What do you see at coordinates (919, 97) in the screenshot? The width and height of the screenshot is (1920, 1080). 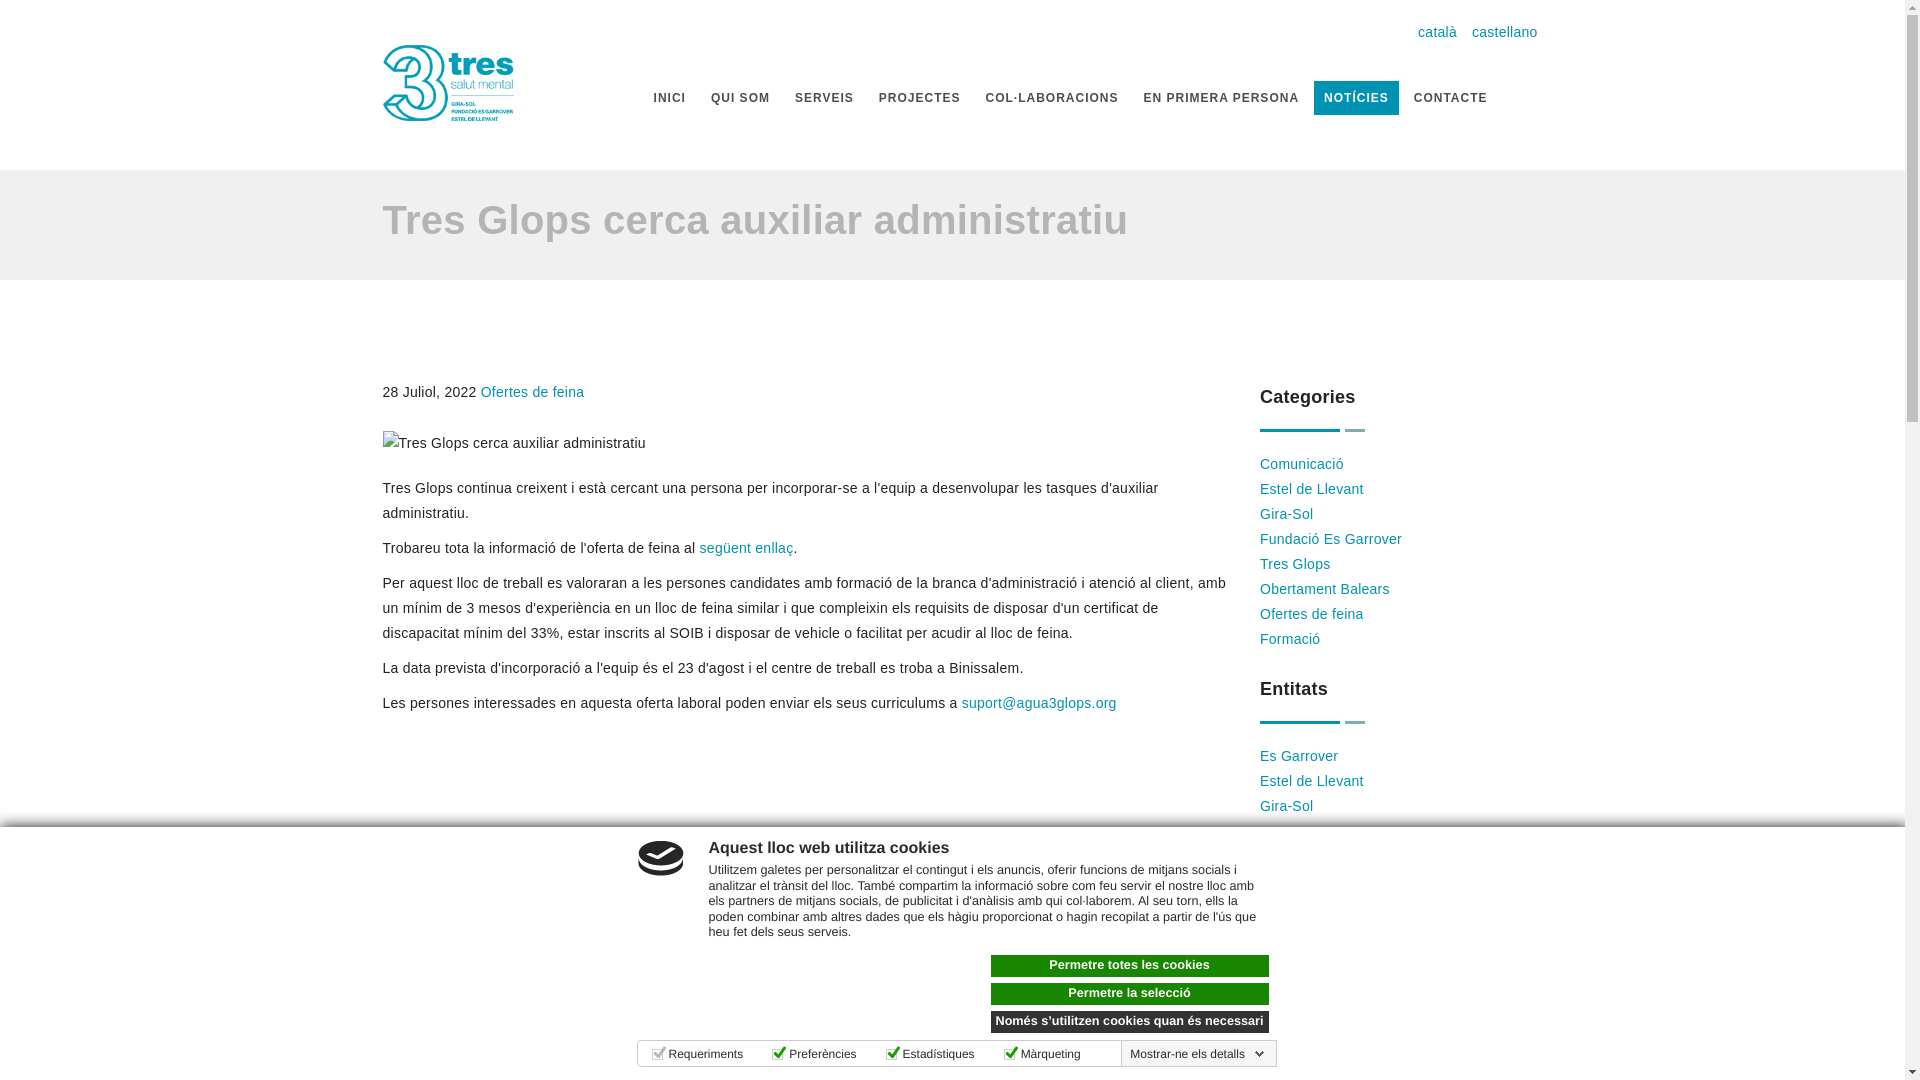 I see `'PROJECTES'` at bounding box center [919, 97].